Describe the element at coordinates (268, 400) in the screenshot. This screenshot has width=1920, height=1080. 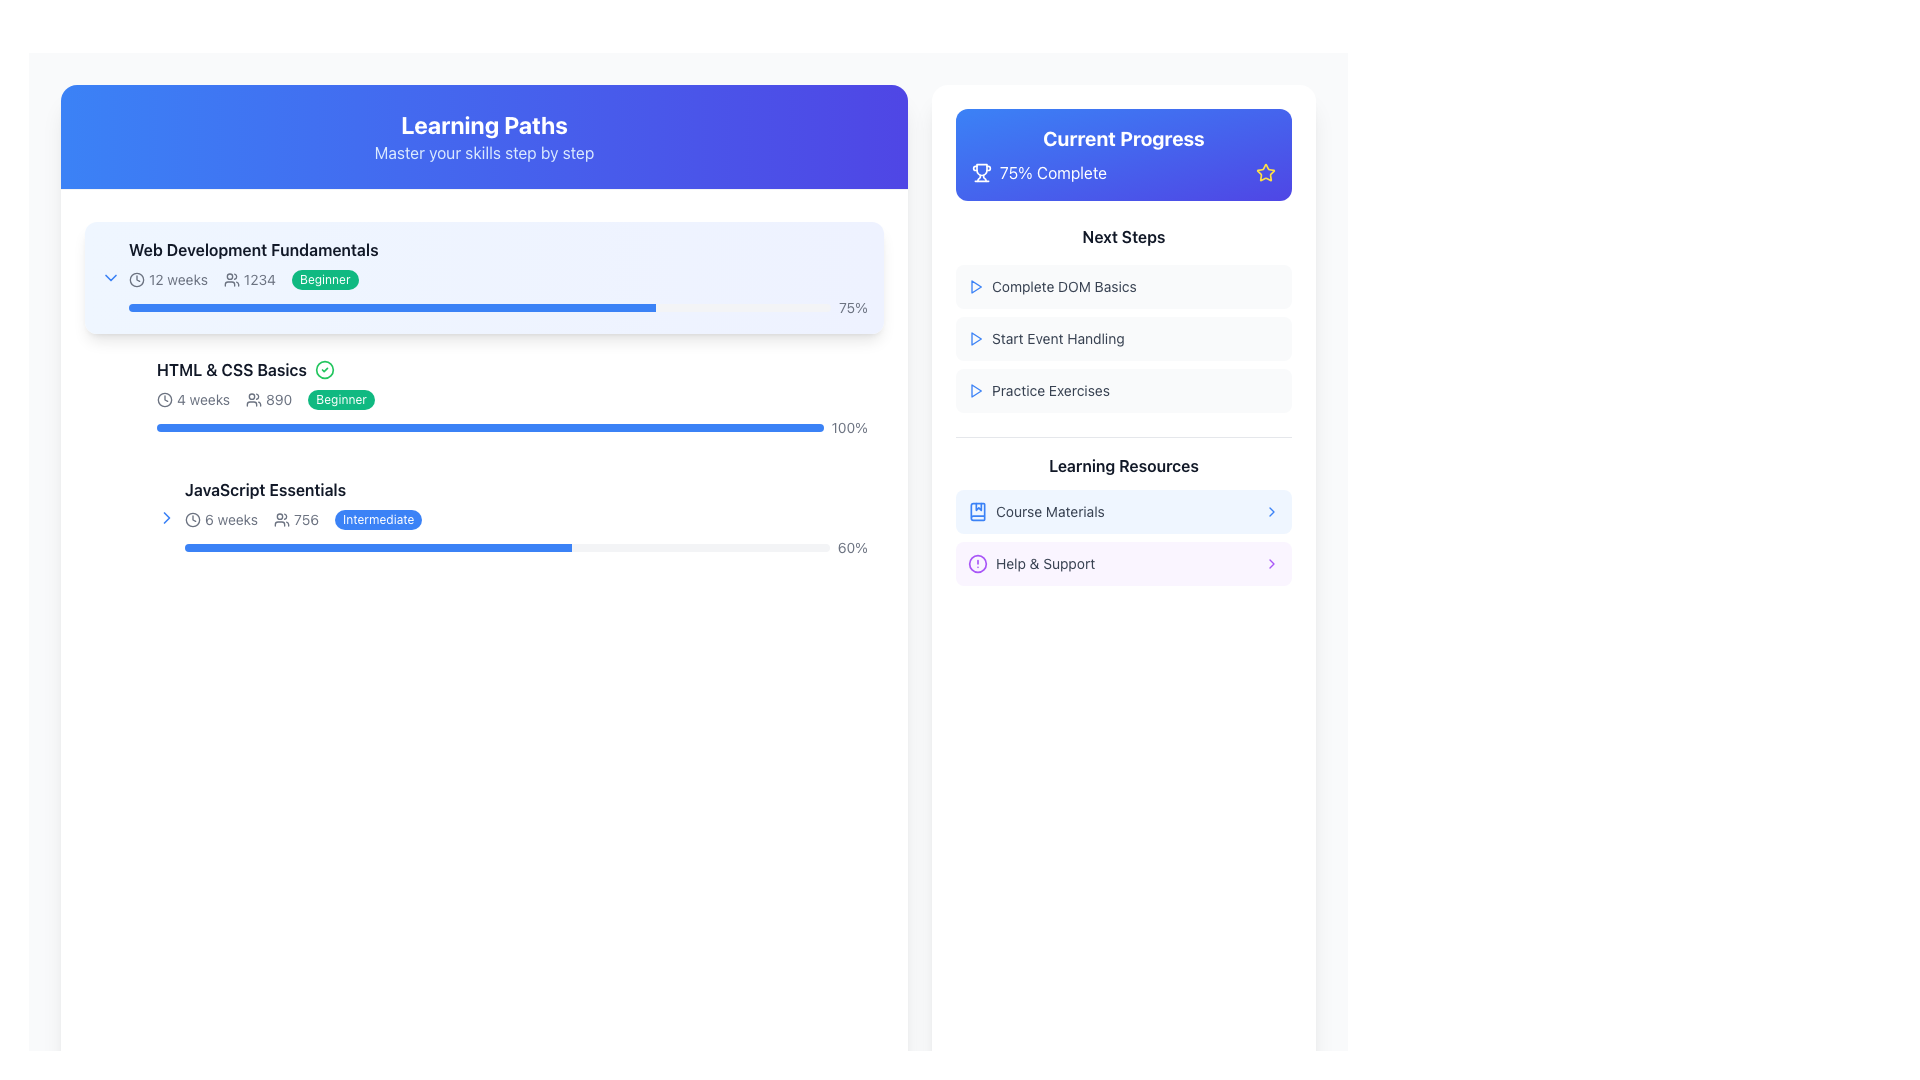
I see `the static text label displaying the number '890' in gray, which is accompanied by a users/members icon, located in the 'HTML & CSS Basics' row` at that location.